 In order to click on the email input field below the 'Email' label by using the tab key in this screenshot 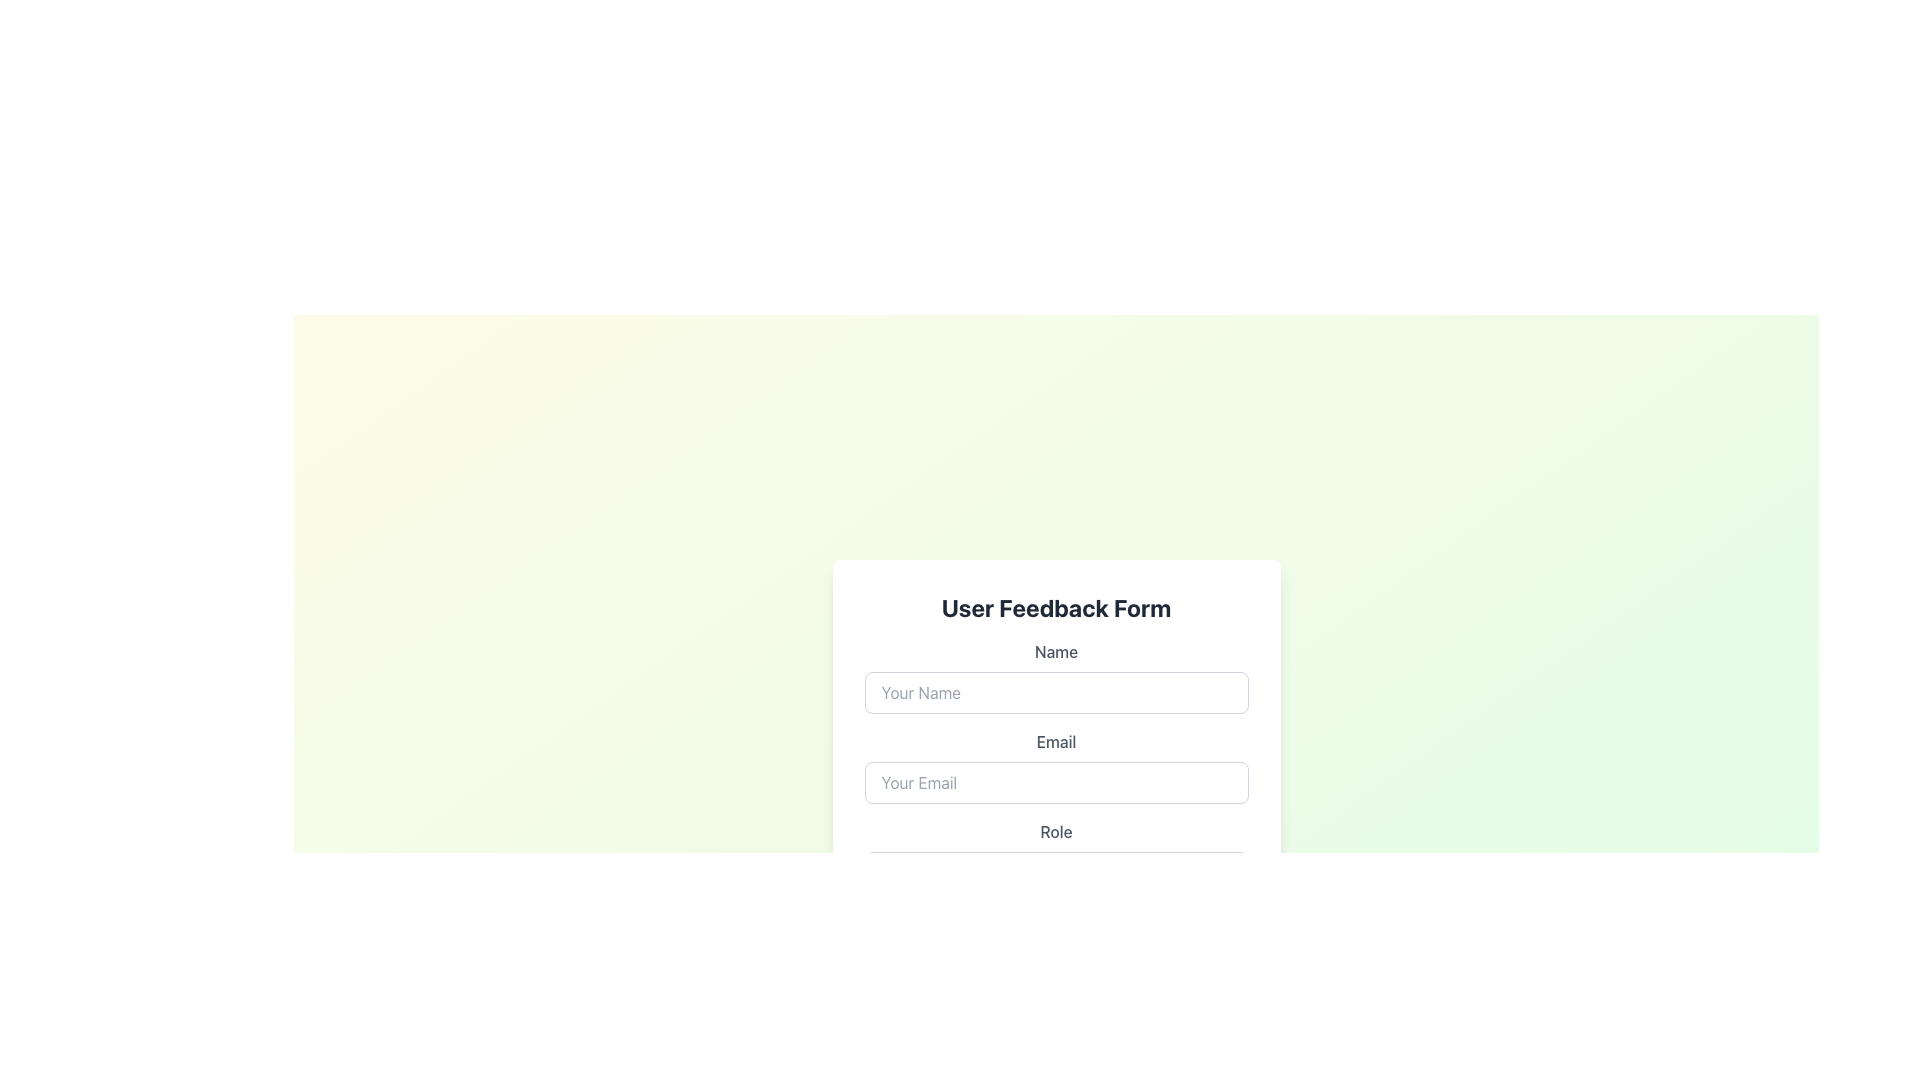, I will do `click(1055, 782)`.